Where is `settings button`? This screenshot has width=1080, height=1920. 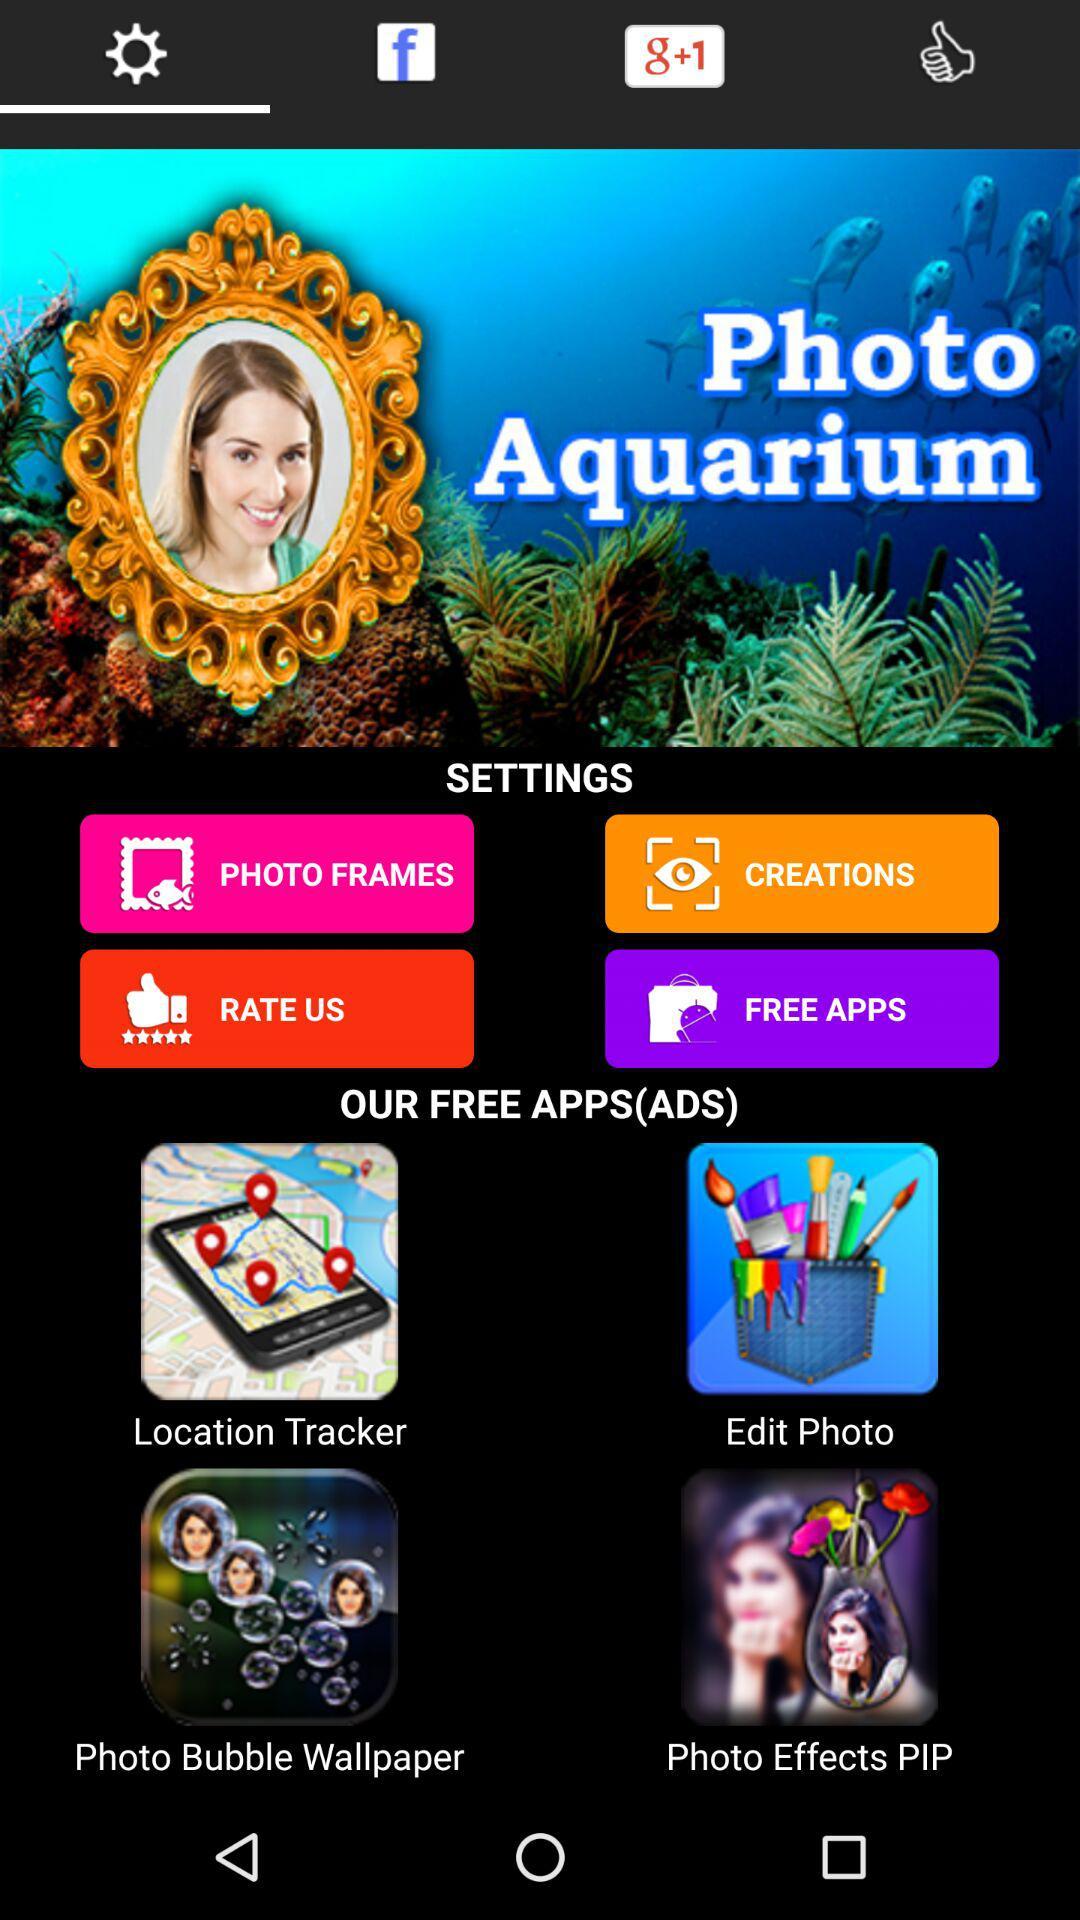
settings button is located at coordinates (135, 52).